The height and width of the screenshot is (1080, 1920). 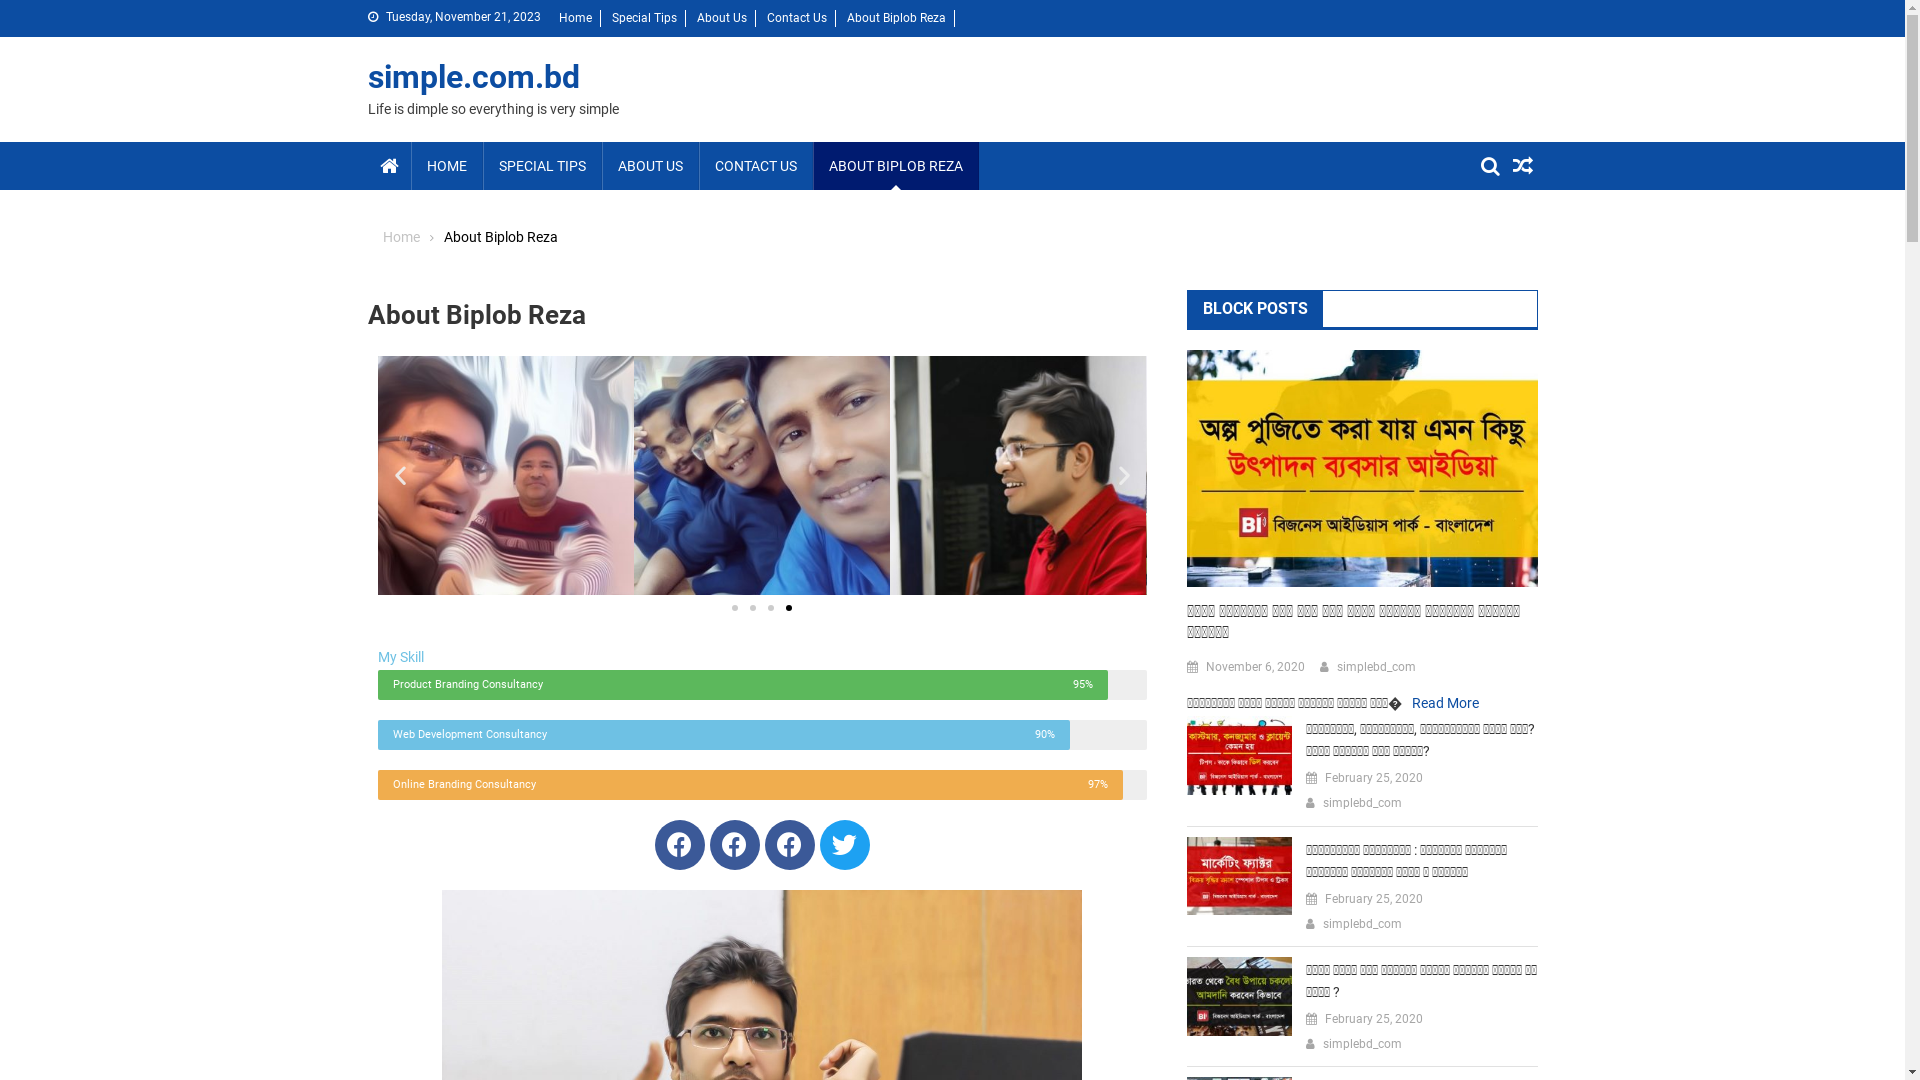 What do you see at coordinates (1204, 667) in the screenshot?
I see `'November 6, 2020'` at bounding box center [1204, 667].